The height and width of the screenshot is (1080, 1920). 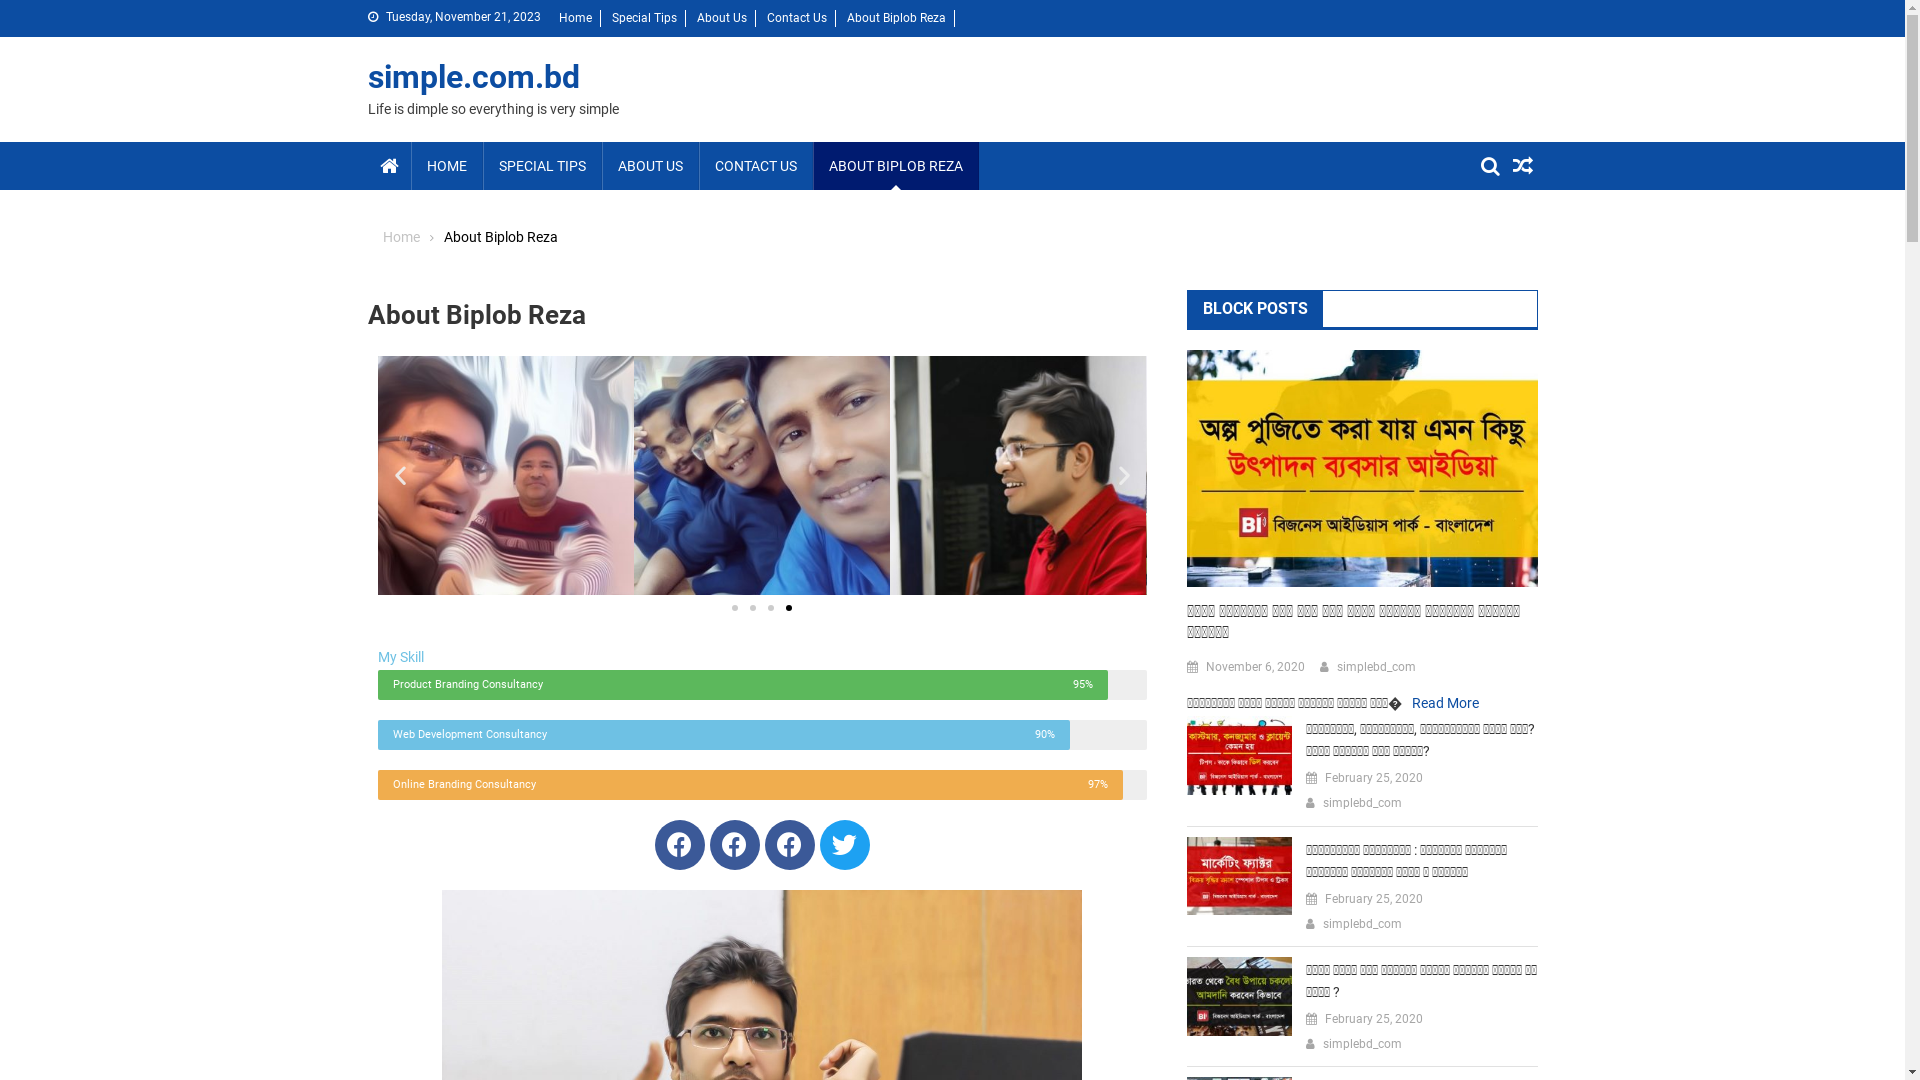 What do you see at coordinates (1204, 667) in the screenshot?
I see `'November 6, 2020'` at bounding box center [1204, 667].